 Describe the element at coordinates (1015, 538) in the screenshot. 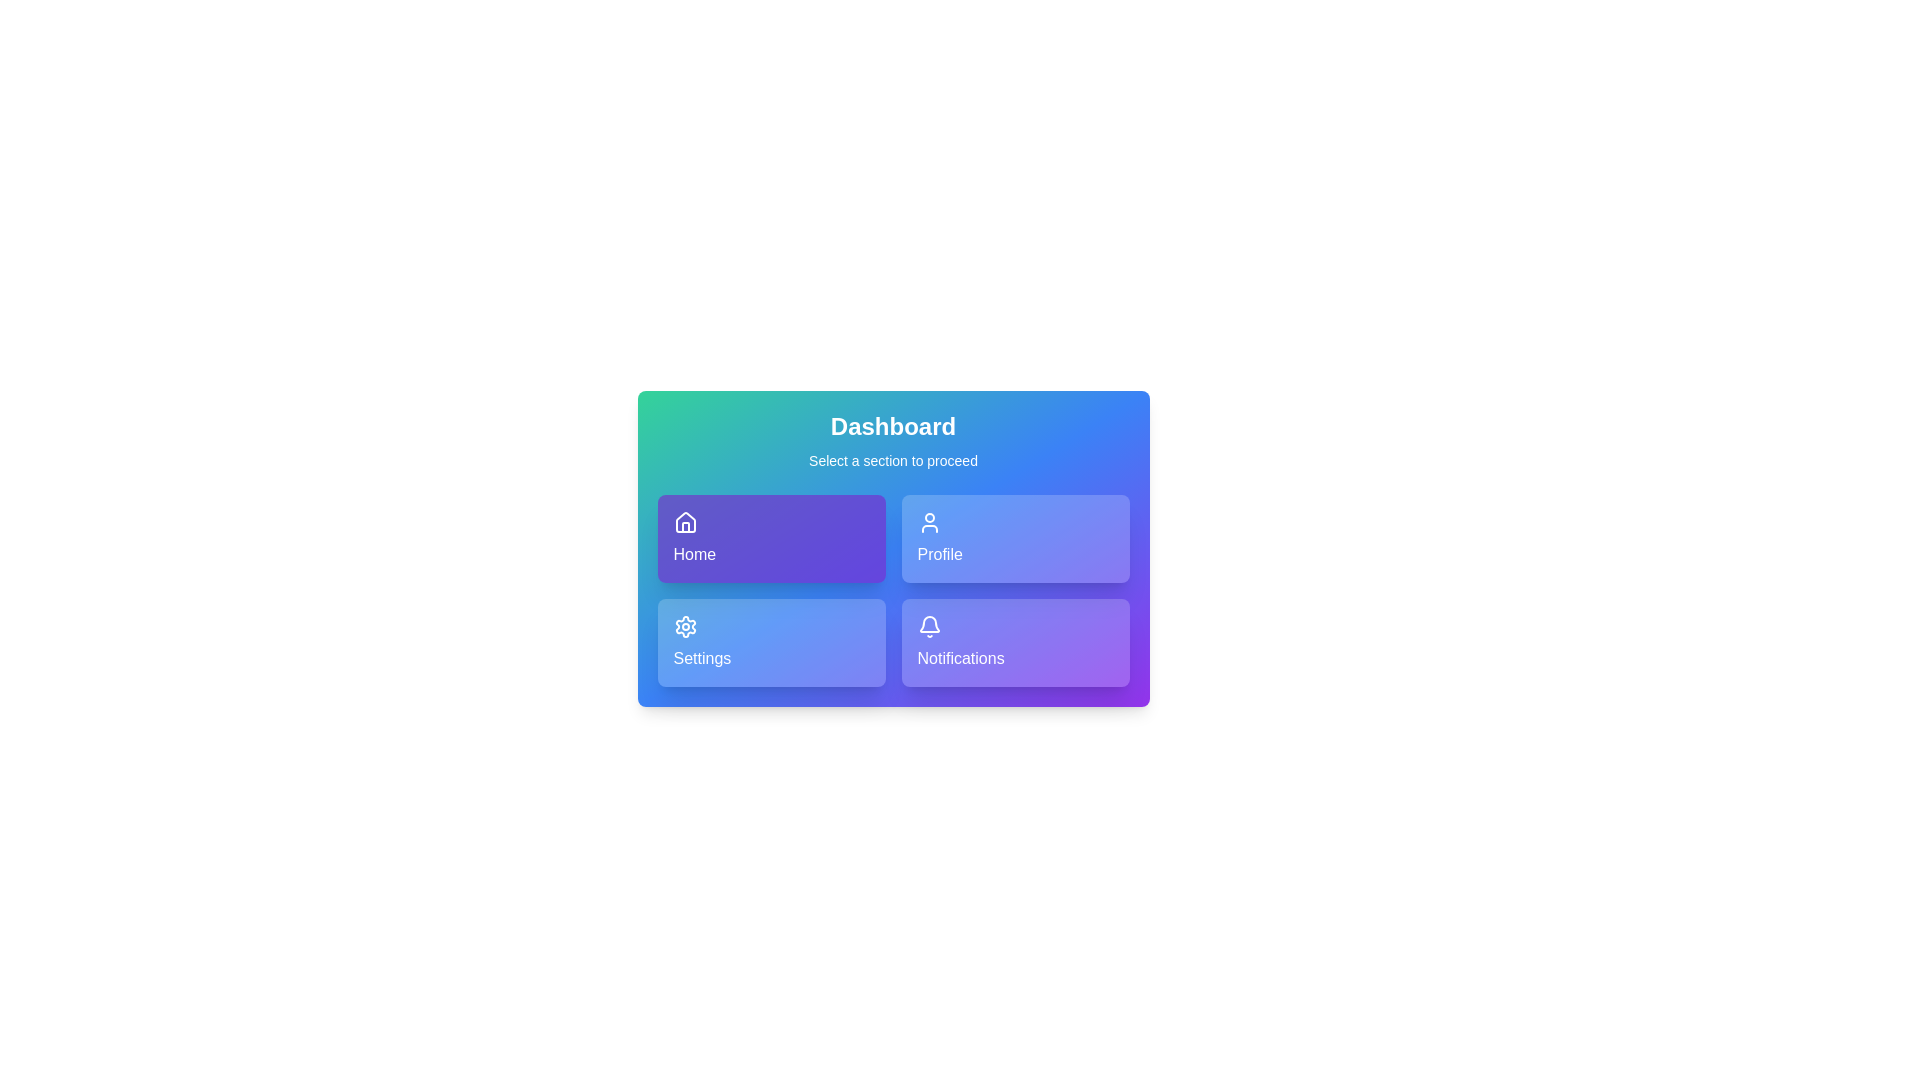

I see `the button corresponding to the section Profile` at that location.